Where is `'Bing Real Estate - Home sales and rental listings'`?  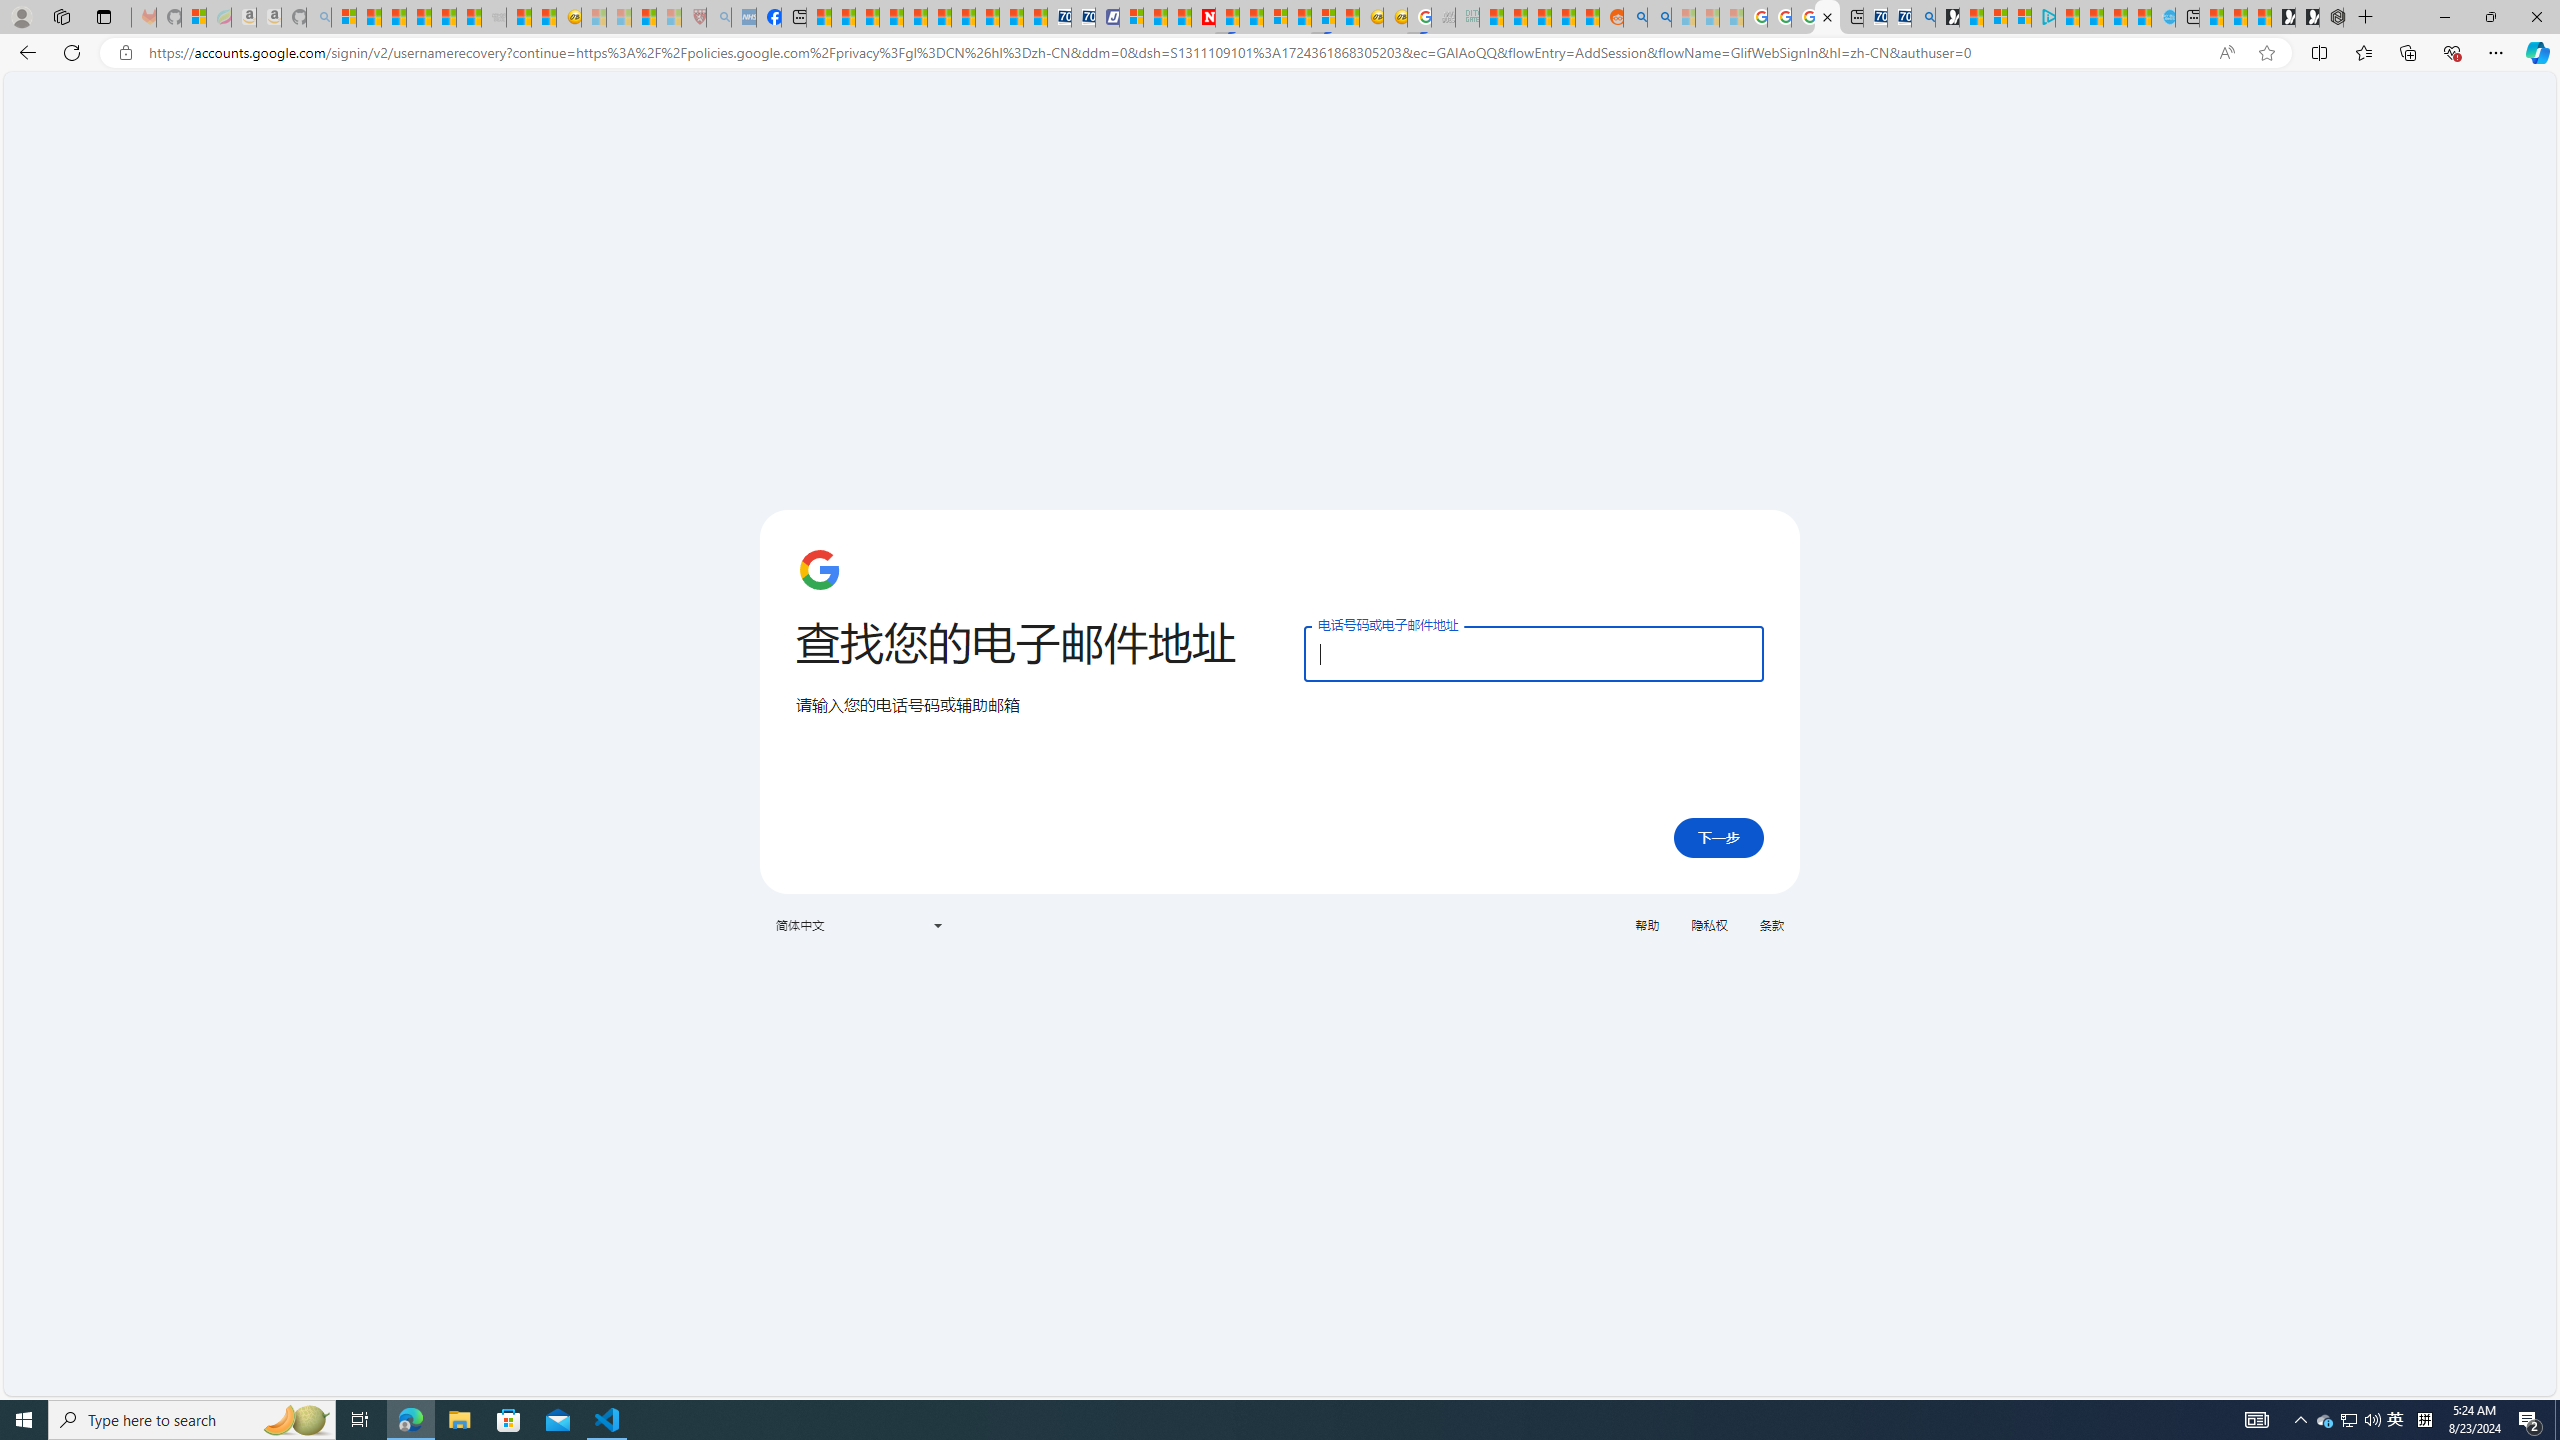
'Bing Real Estate - Home sales and rental listings' is located at coordinates (1921, 16).